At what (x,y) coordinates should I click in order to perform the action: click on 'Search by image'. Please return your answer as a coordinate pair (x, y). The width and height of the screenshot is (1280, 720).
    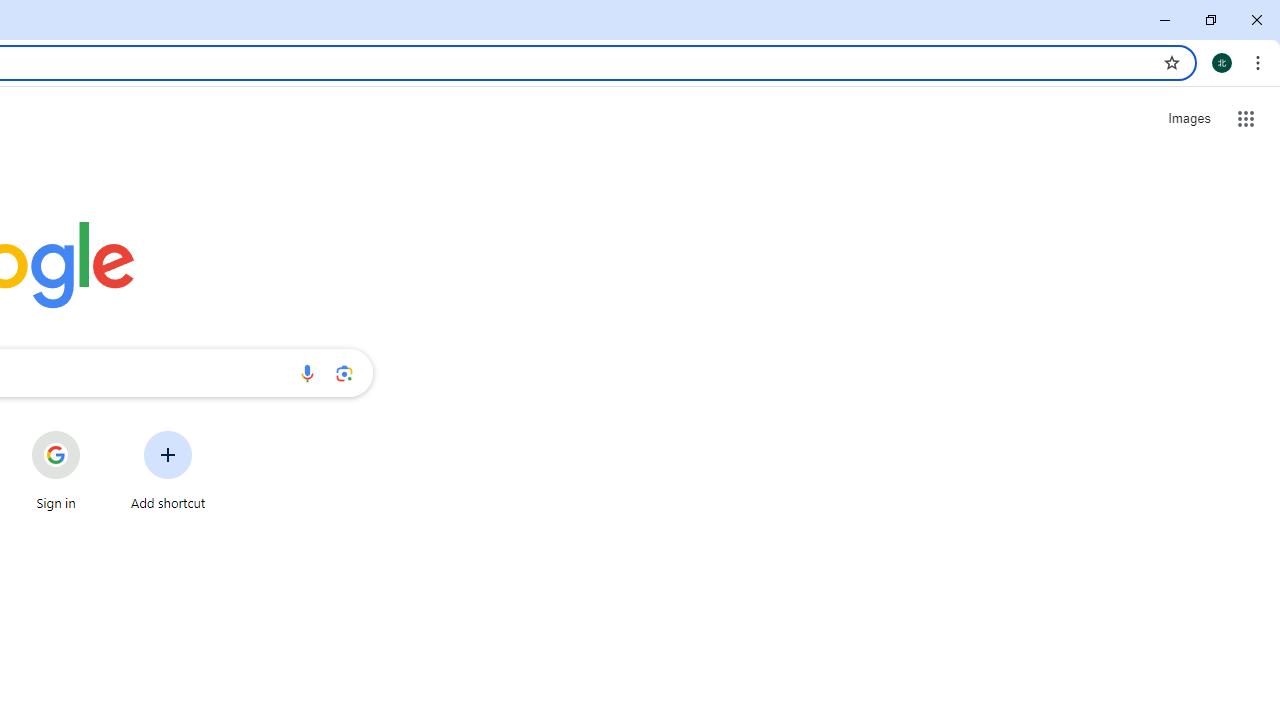
    Looking at the image, I should click on (344, 372).